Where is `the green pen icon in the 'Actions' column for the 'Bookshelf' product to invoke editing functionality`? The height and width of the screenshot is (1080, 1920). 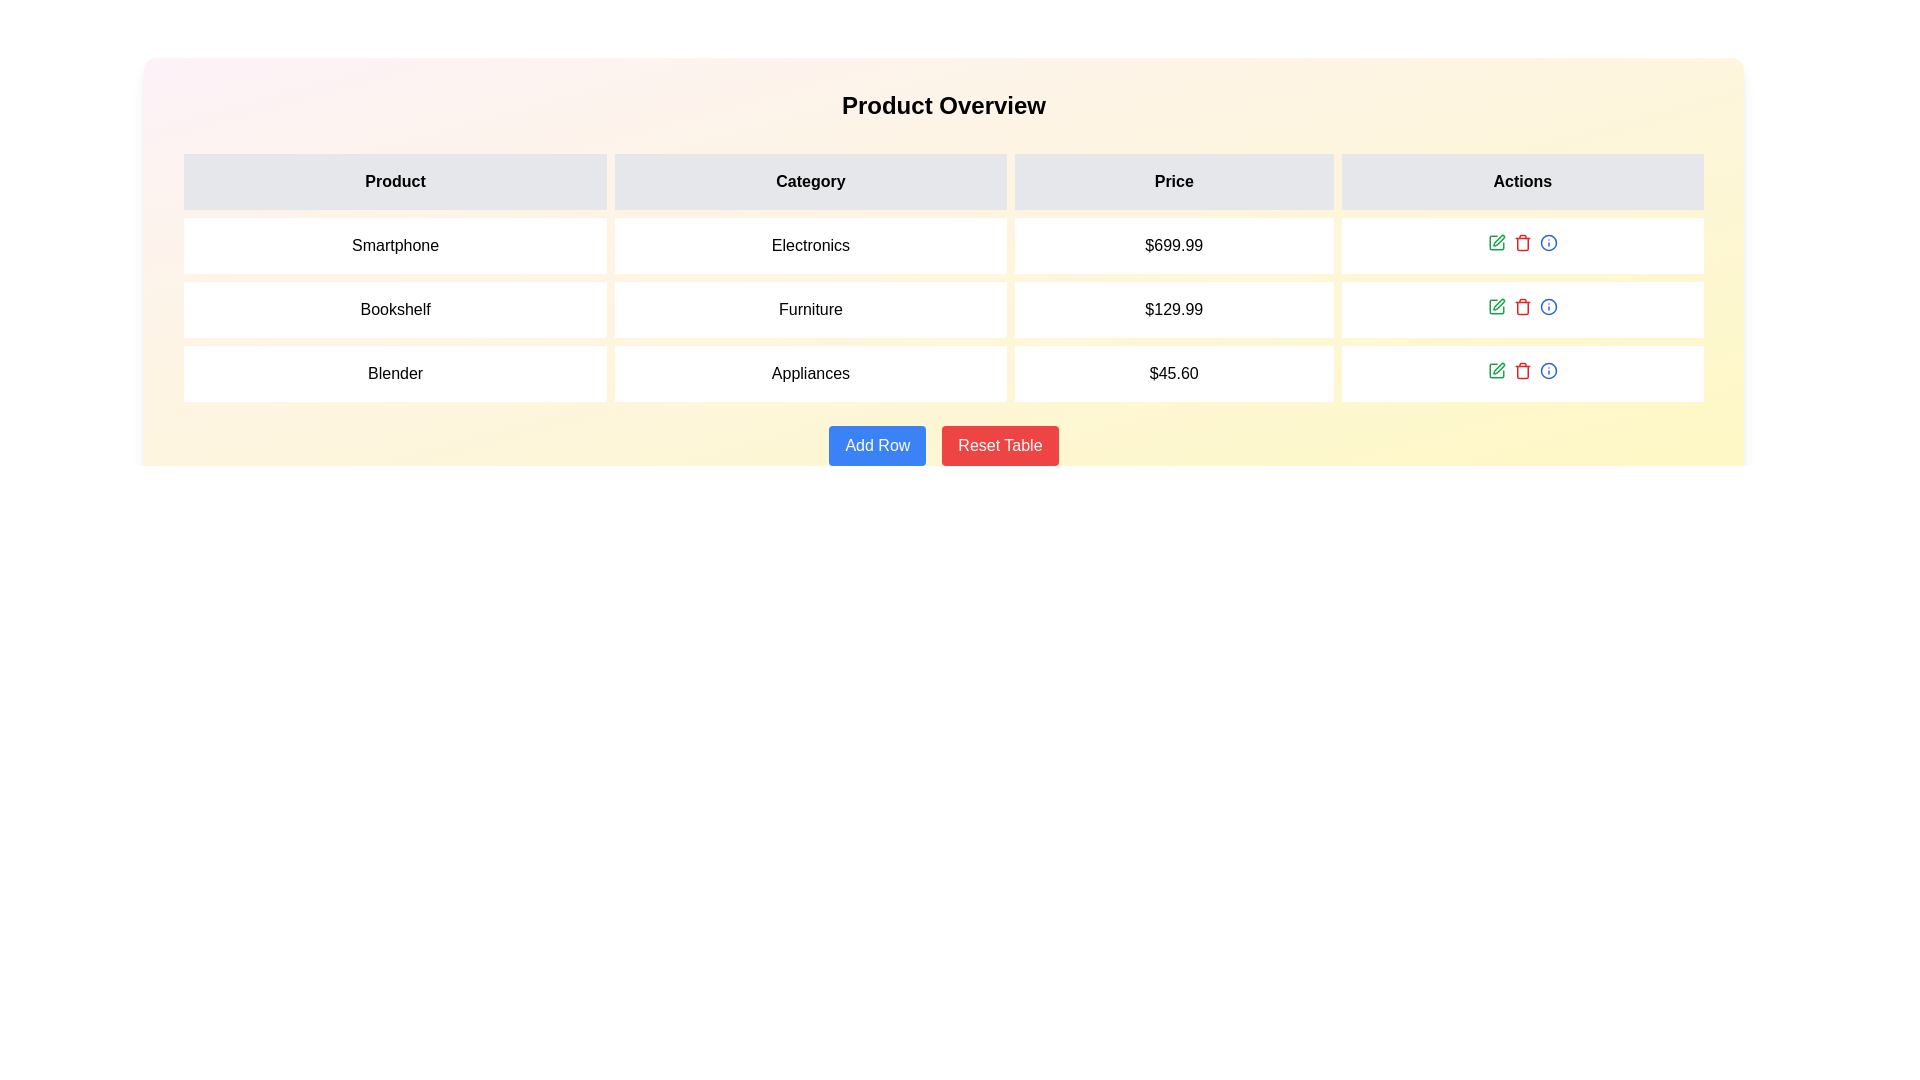
the green pen icon in the 'Actions' column for the 'Bookshelf' product to invoke editing functionality is located at coordinates (1496, 307).